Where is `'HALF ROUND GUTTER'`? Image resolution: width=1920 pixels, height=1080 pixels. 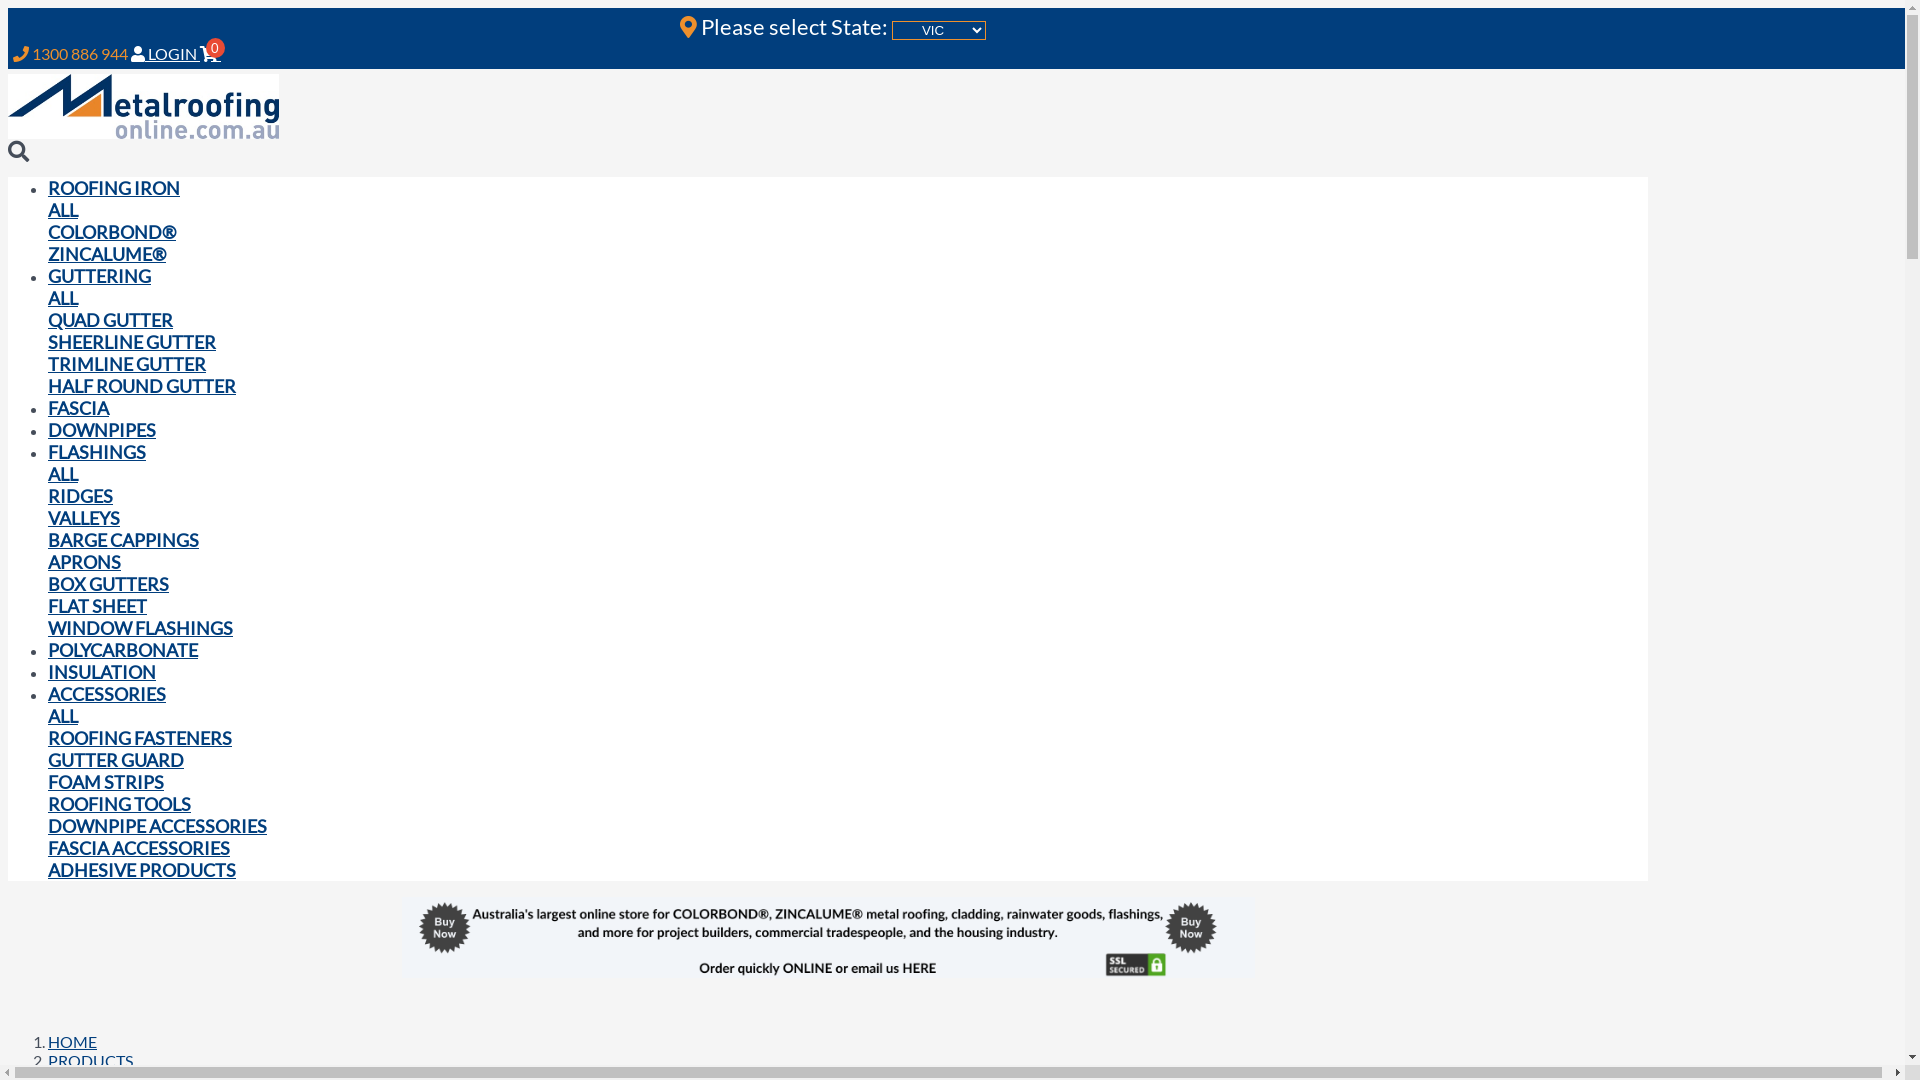 'HALF ROUND GUTTER' is located at coordinates (141, 385).